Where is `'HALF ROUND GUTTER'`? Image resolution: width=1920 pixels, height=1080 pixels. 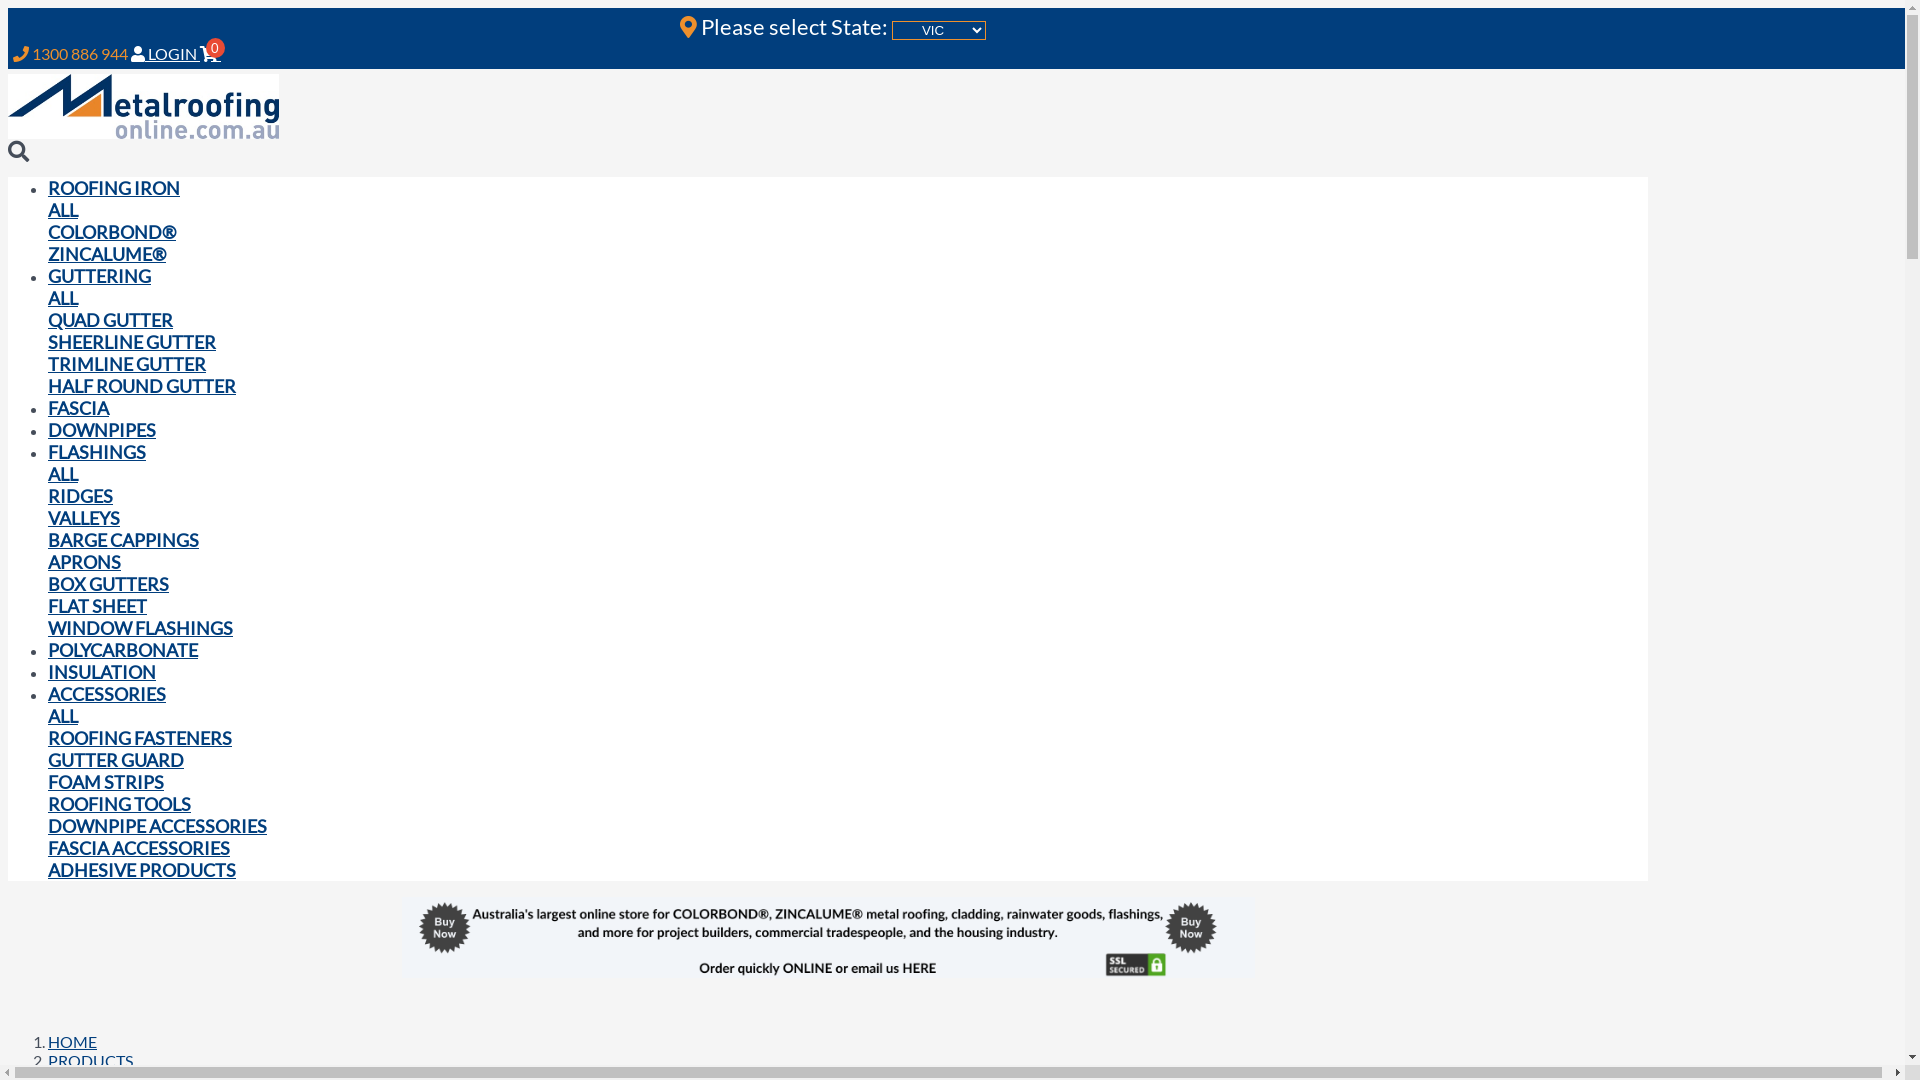 'HALF ROUND GUTTER' is located at coordinates (141, 385).